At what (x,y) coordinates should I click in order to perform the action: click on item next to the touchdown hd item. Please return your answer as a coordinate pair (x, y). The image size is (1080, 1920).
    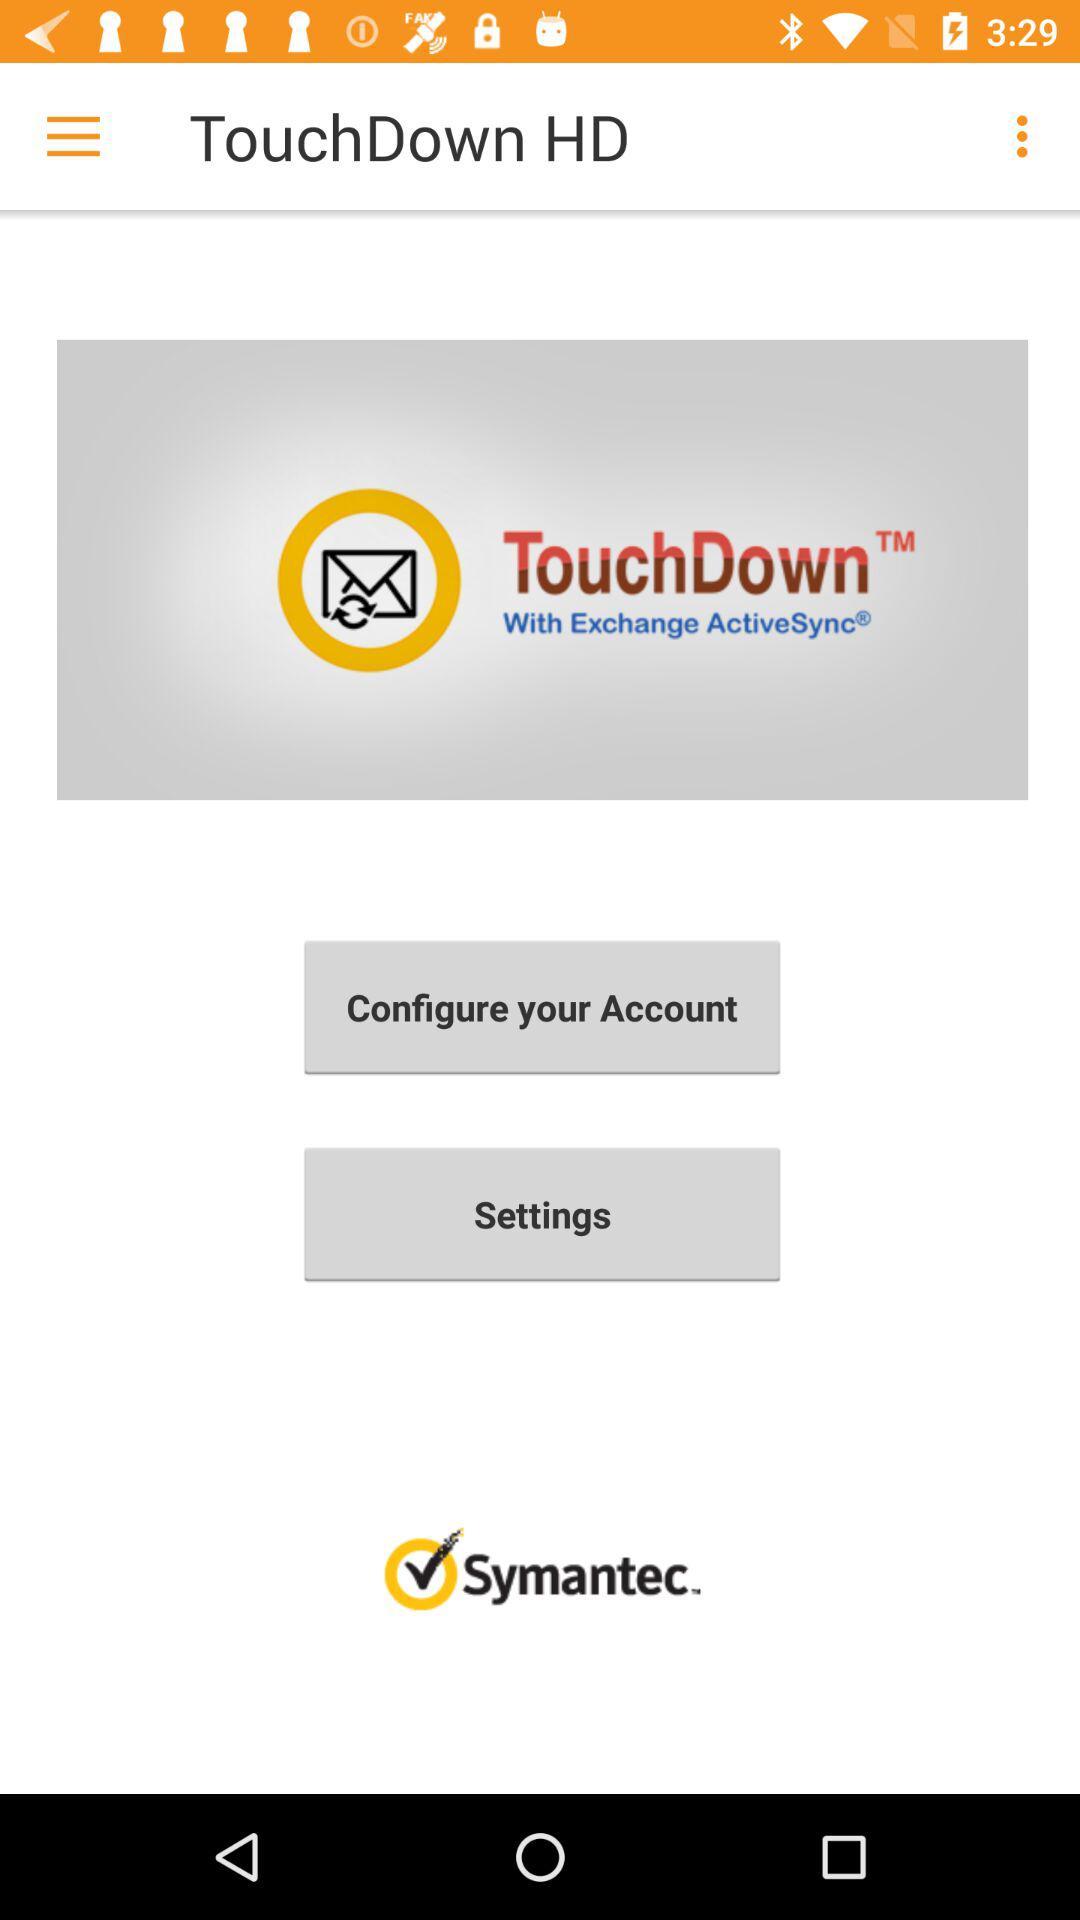
    Looking at the image, I should click on (72, 135).